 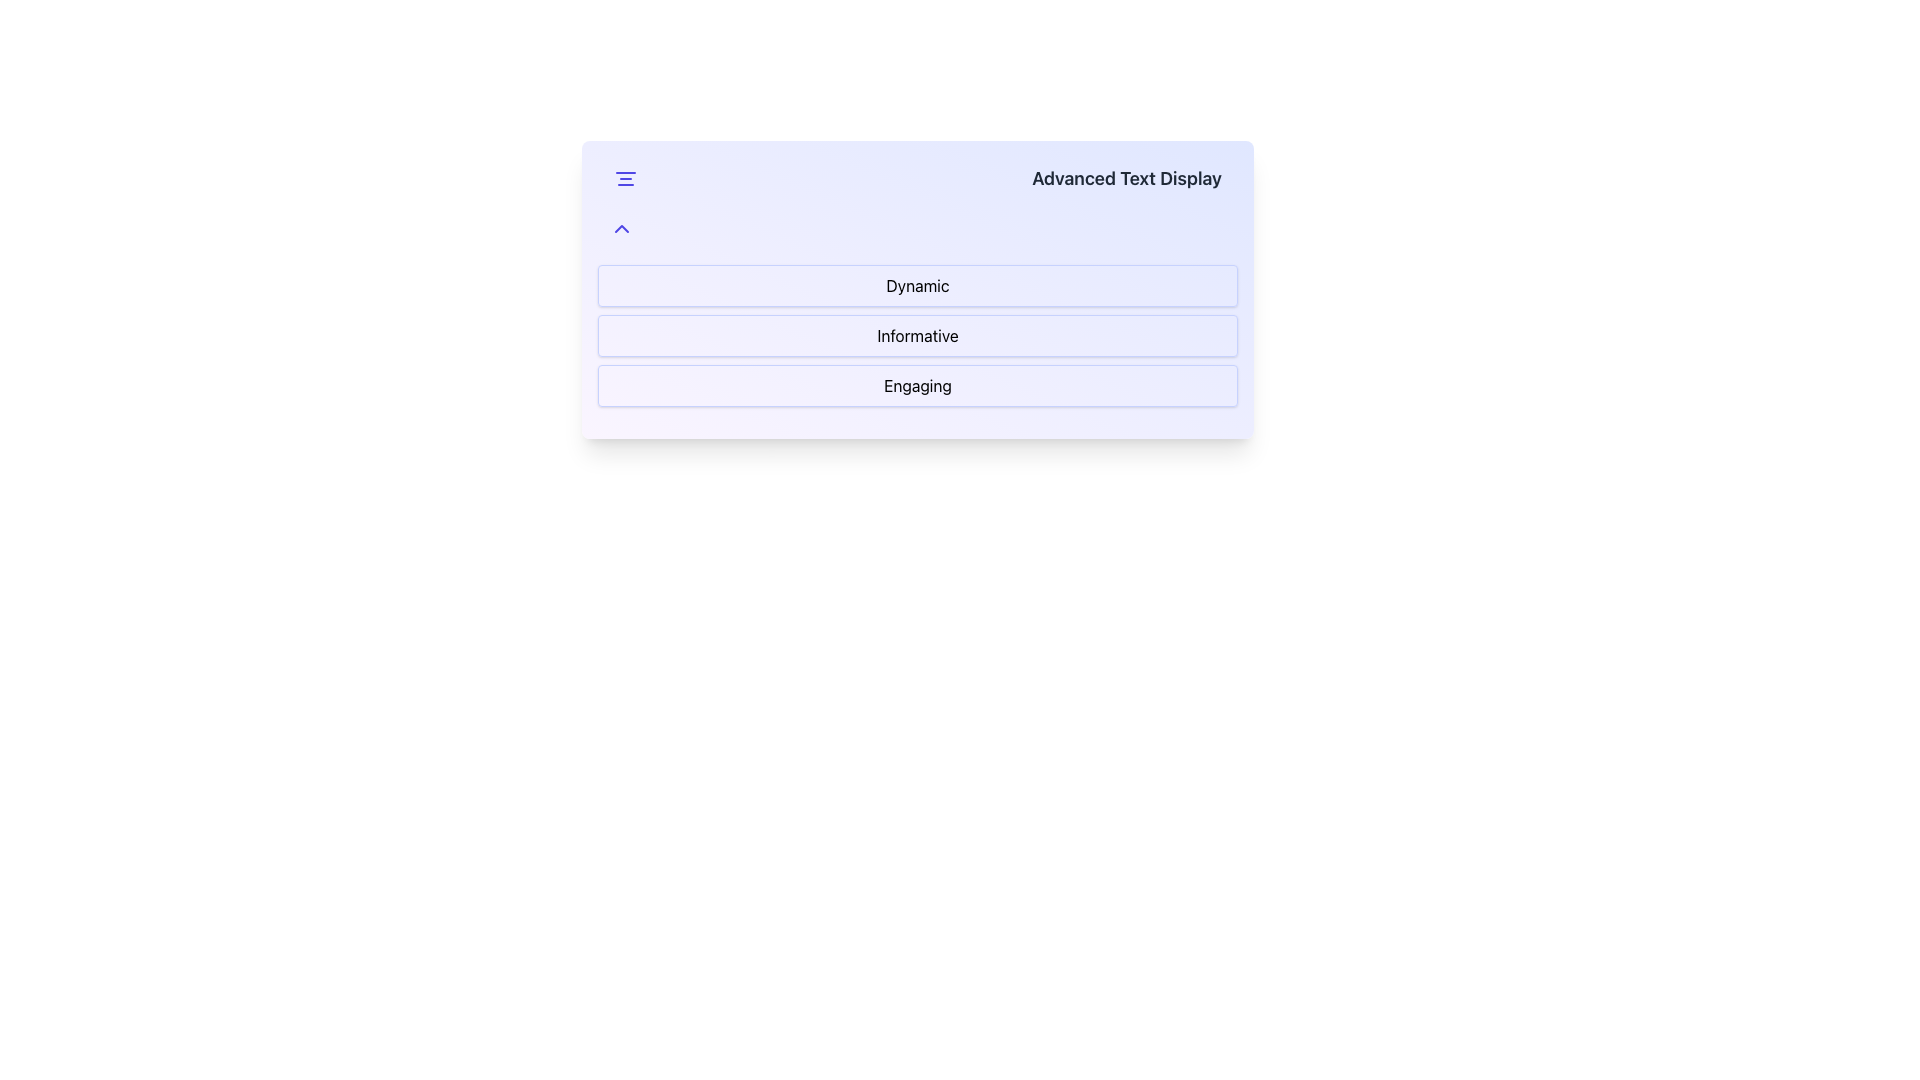 I want to click on the purple Chevron-Up icon located below the hamburger menu, so click(x=621, y=227).